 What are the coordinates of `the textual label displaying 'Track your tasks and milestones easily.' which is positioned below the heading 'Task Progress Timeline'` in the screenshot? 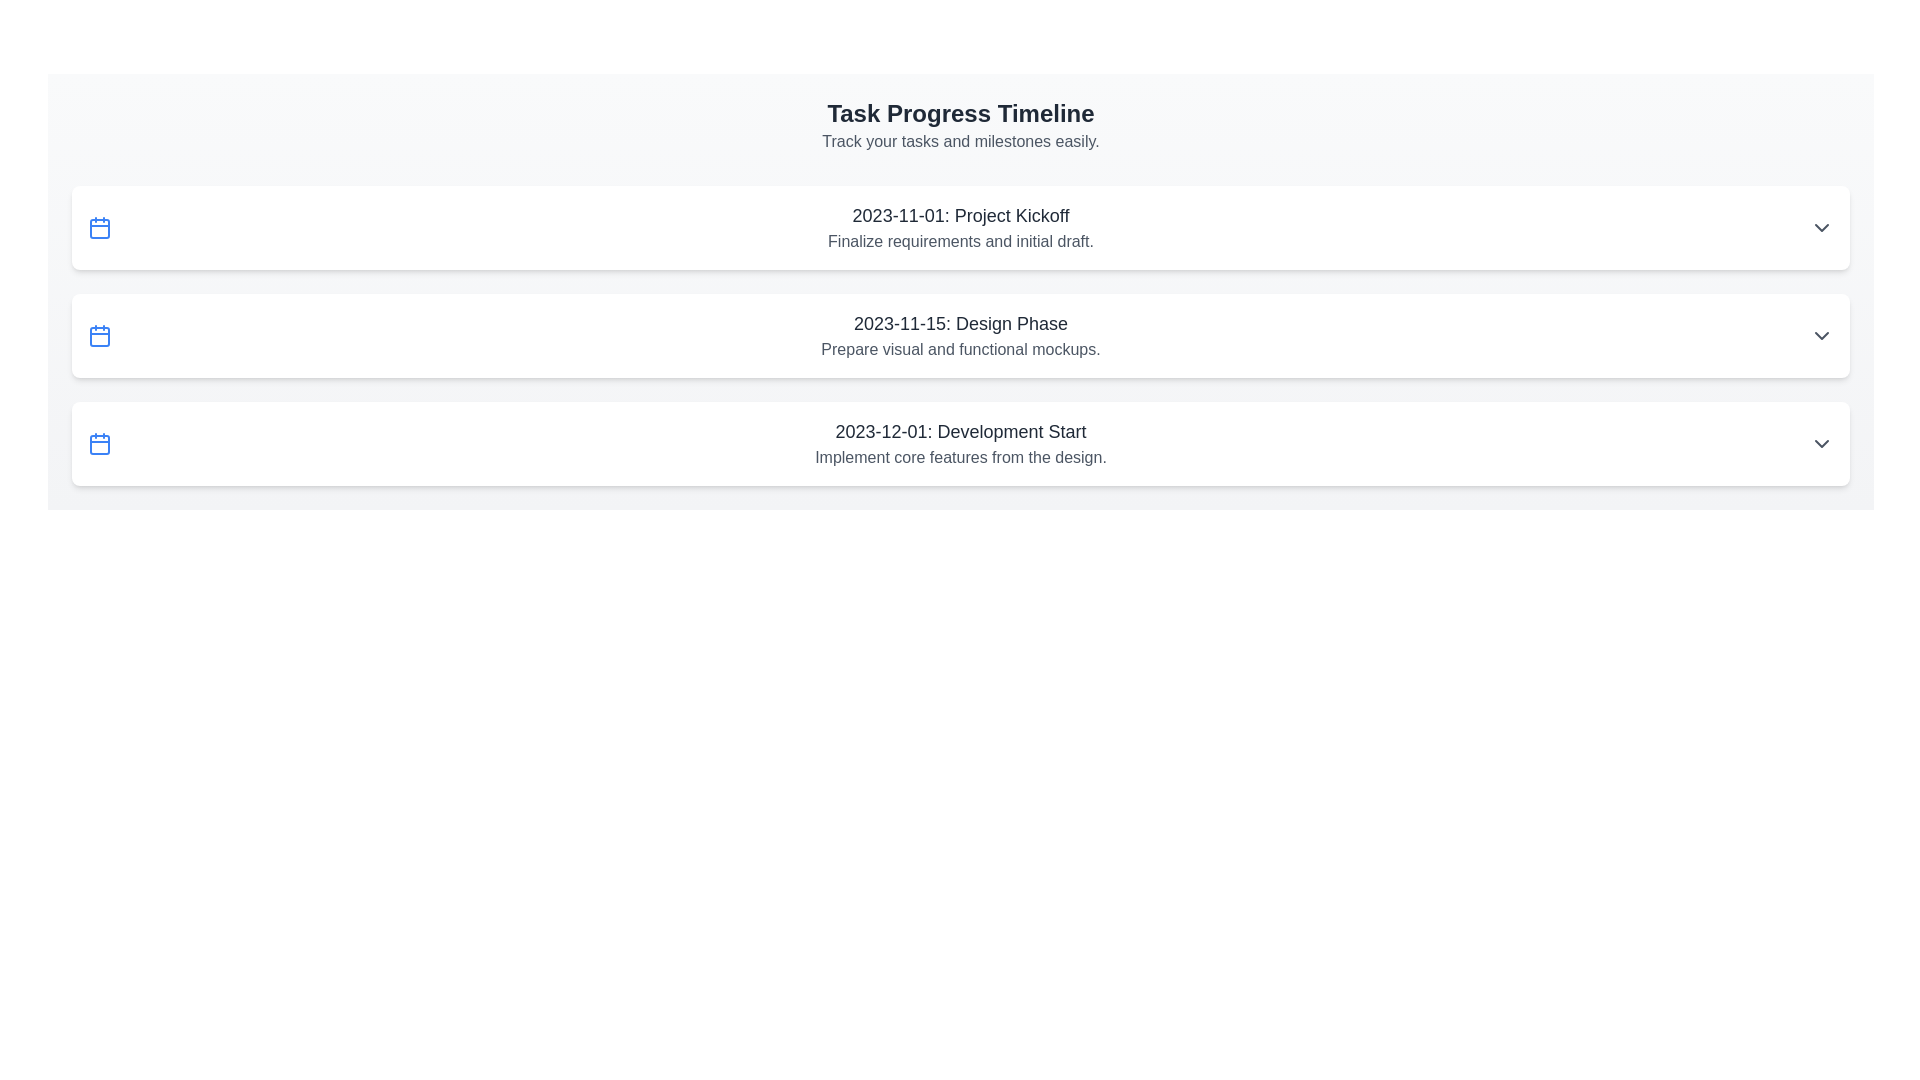 It's located at (960, 141).